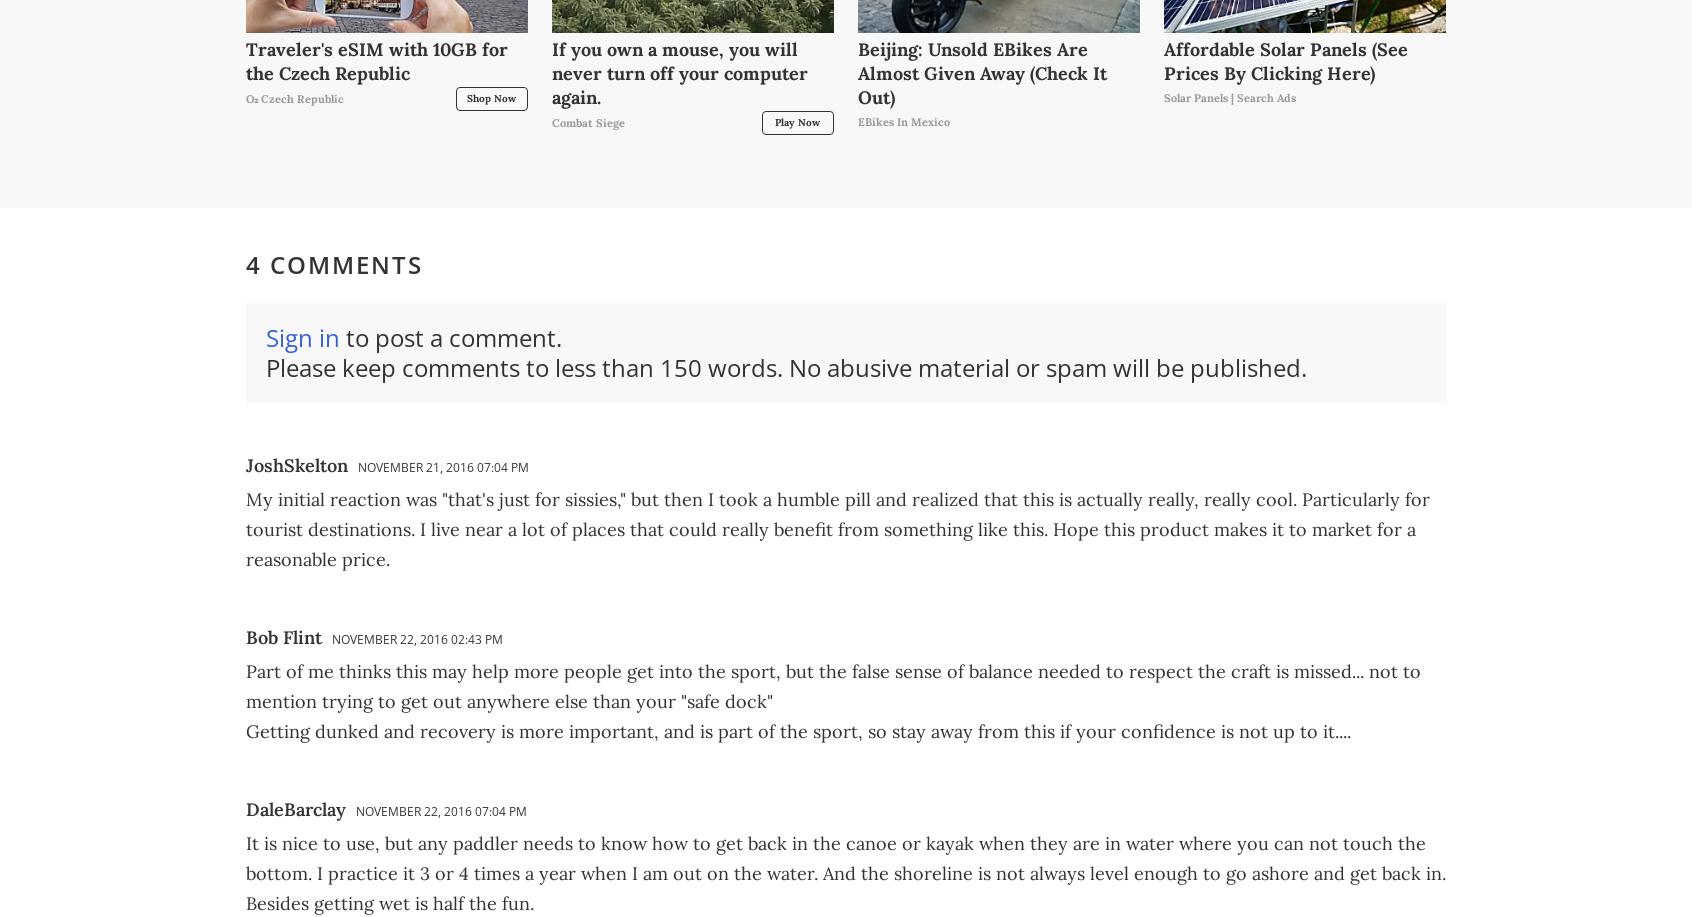 The height and width of the screenshot is (917, 1692). Describe the element at coordinates (786, 365) in the screenshot. I see `'Please keep comments to less than 150 words. No abusive material or spam will be published.'` at that location.